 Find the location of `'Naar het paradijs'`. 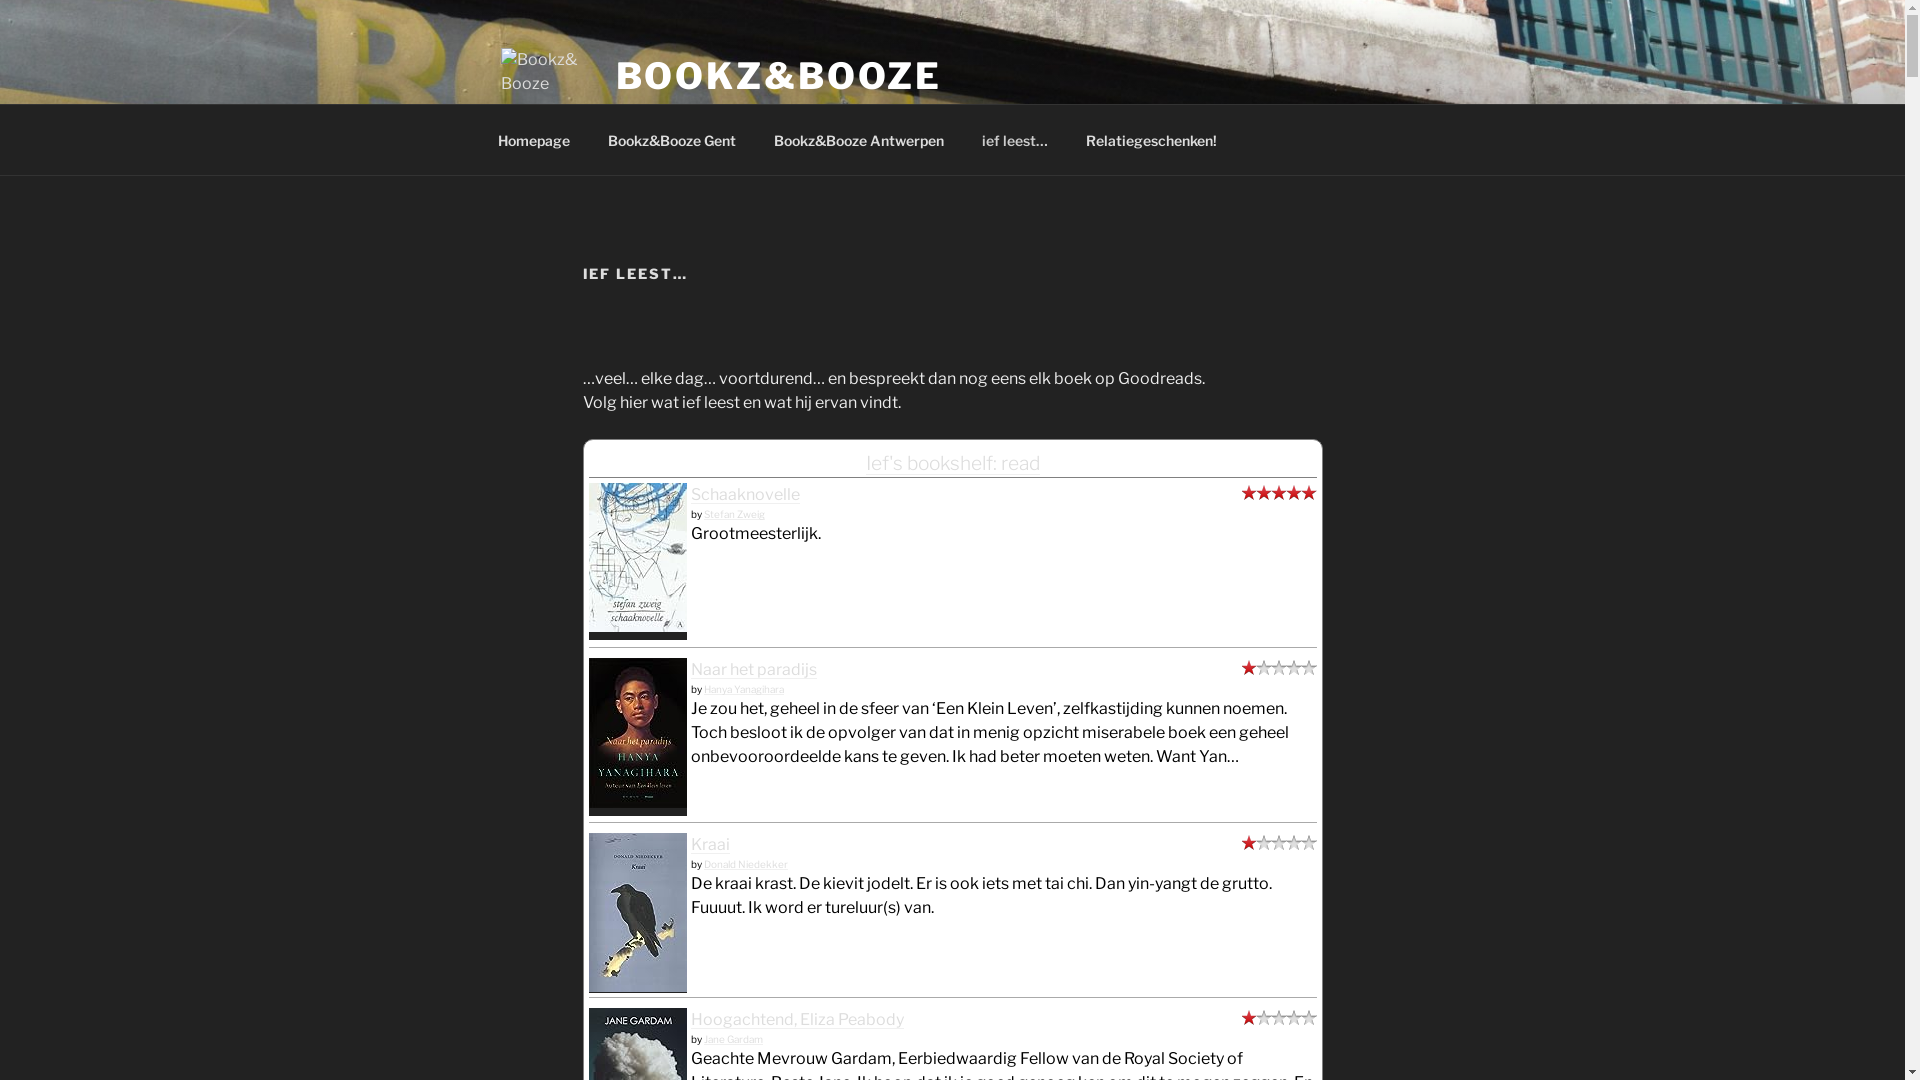

'Naar het paradijs' is located at coordinates (752, 669).